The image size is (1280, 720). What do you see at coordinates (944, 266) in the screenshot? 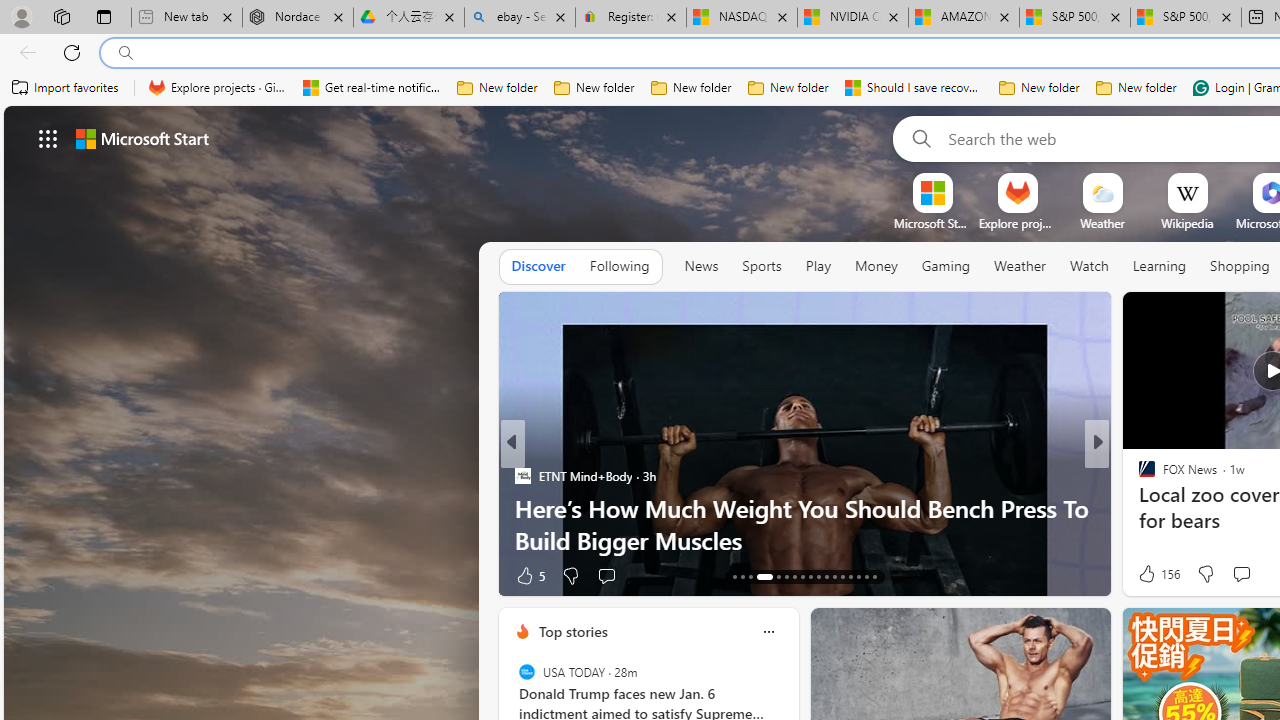
I see `'Gaming'` at bounding box center [944, 266].